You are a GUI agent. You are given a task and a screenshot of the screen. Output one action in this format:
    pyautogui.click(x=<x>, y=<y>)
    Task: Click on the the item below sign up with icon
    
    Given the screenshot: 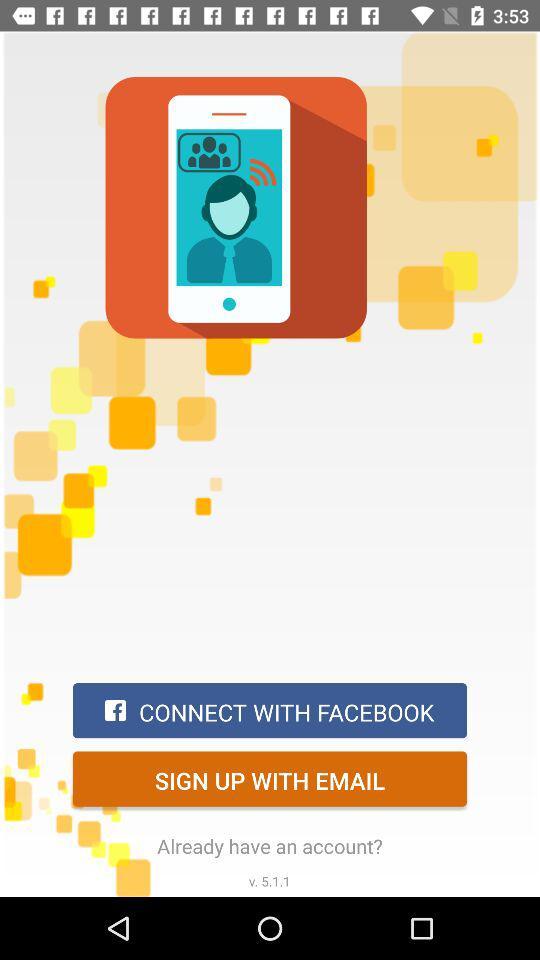 What is the action you would take?
    pyautogui.click(x=270, y=845)
    